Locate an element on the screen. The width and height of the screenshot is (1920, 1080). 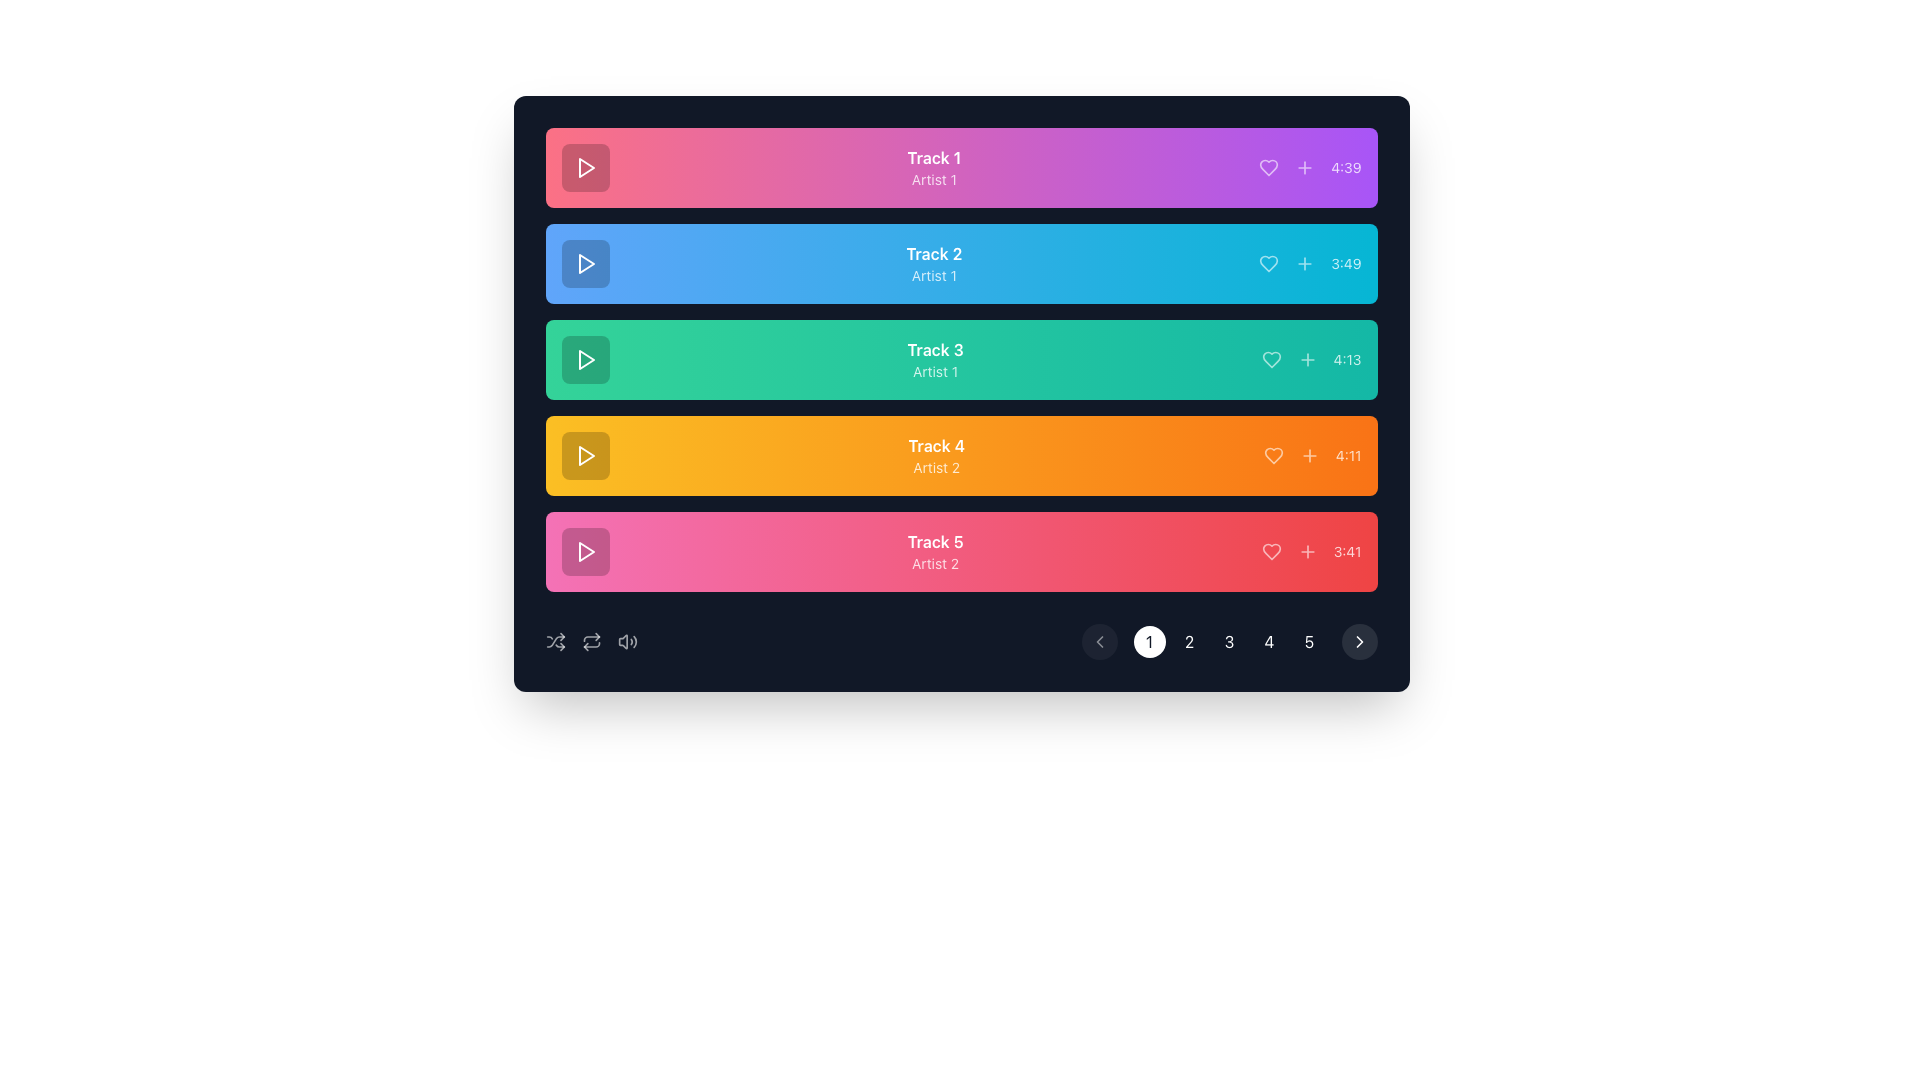
the circular pagination button displaying '3' for keyboard navigation is located at coordinates (1228, 641).